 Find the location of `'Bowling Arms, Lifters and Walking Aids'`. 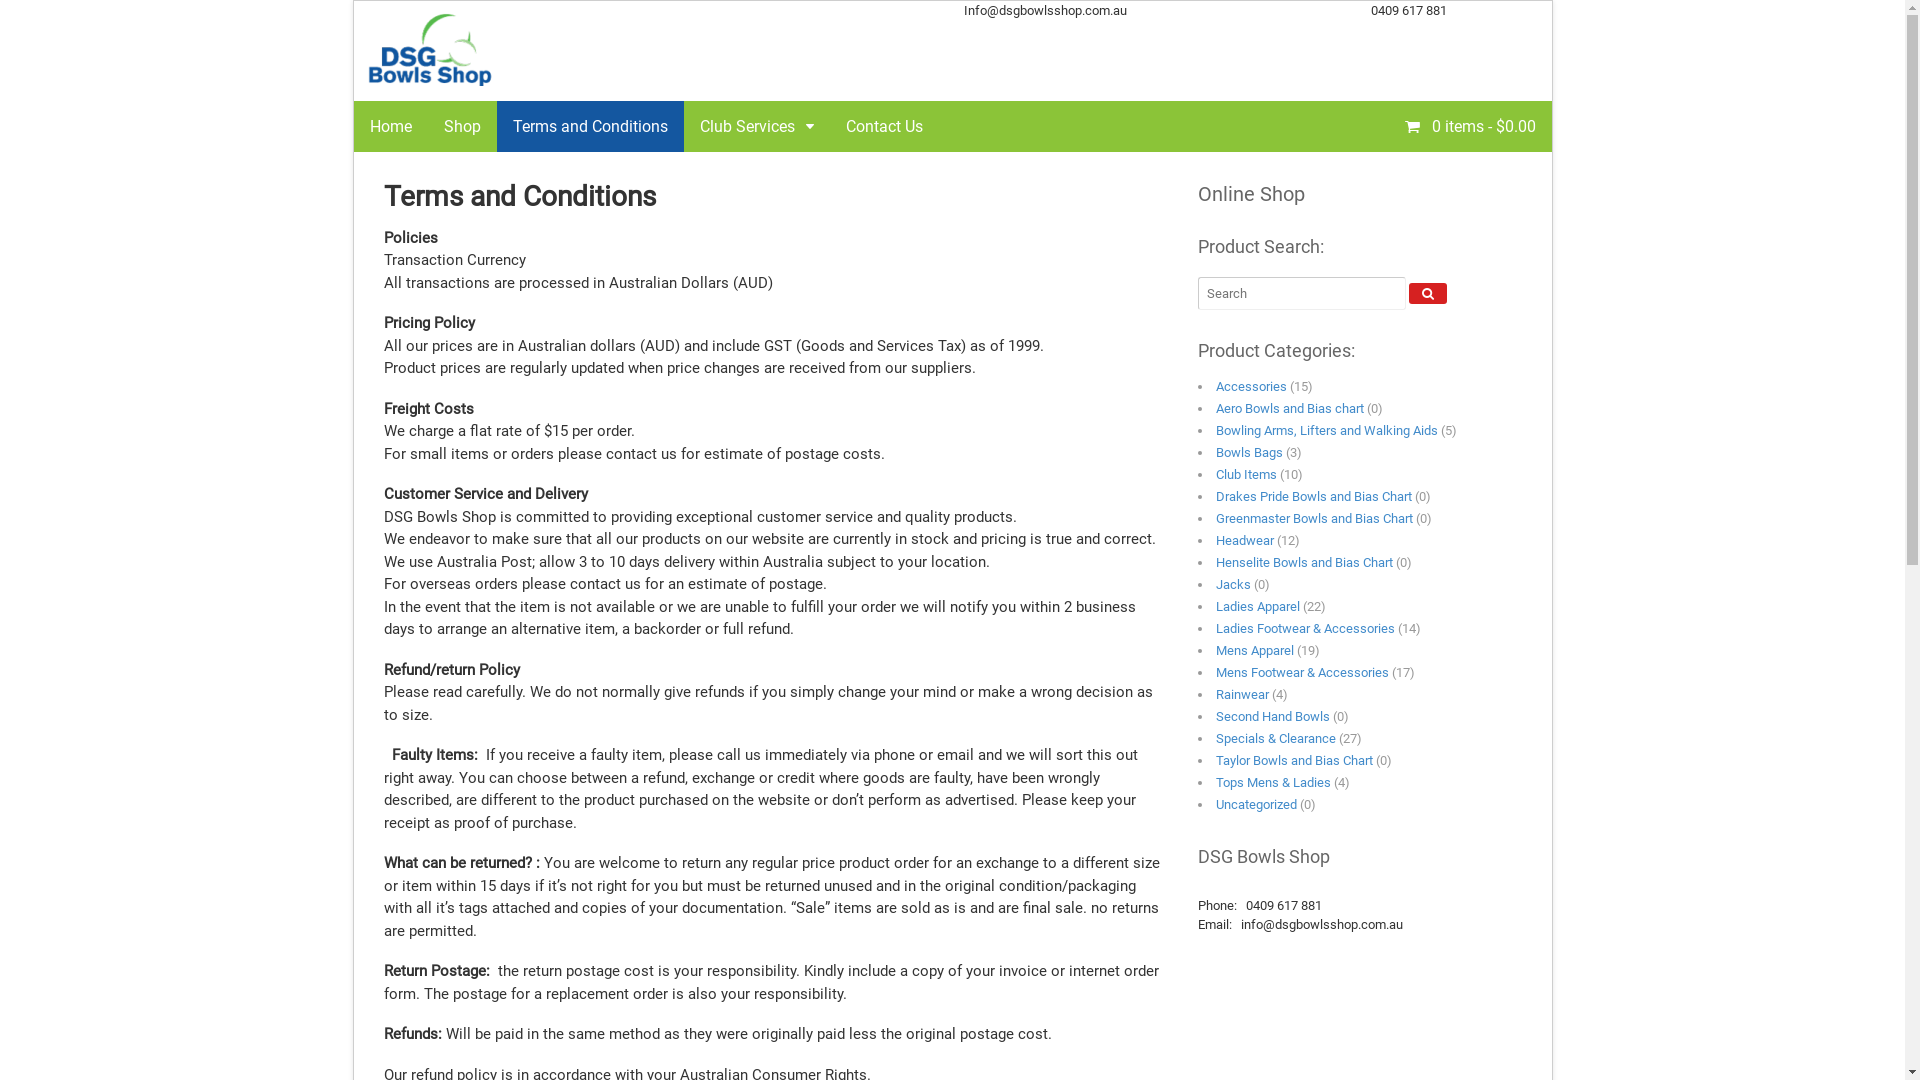

'Bowling Arms, Lifters and Walking Aids' is located at coordinates (1326, 429).